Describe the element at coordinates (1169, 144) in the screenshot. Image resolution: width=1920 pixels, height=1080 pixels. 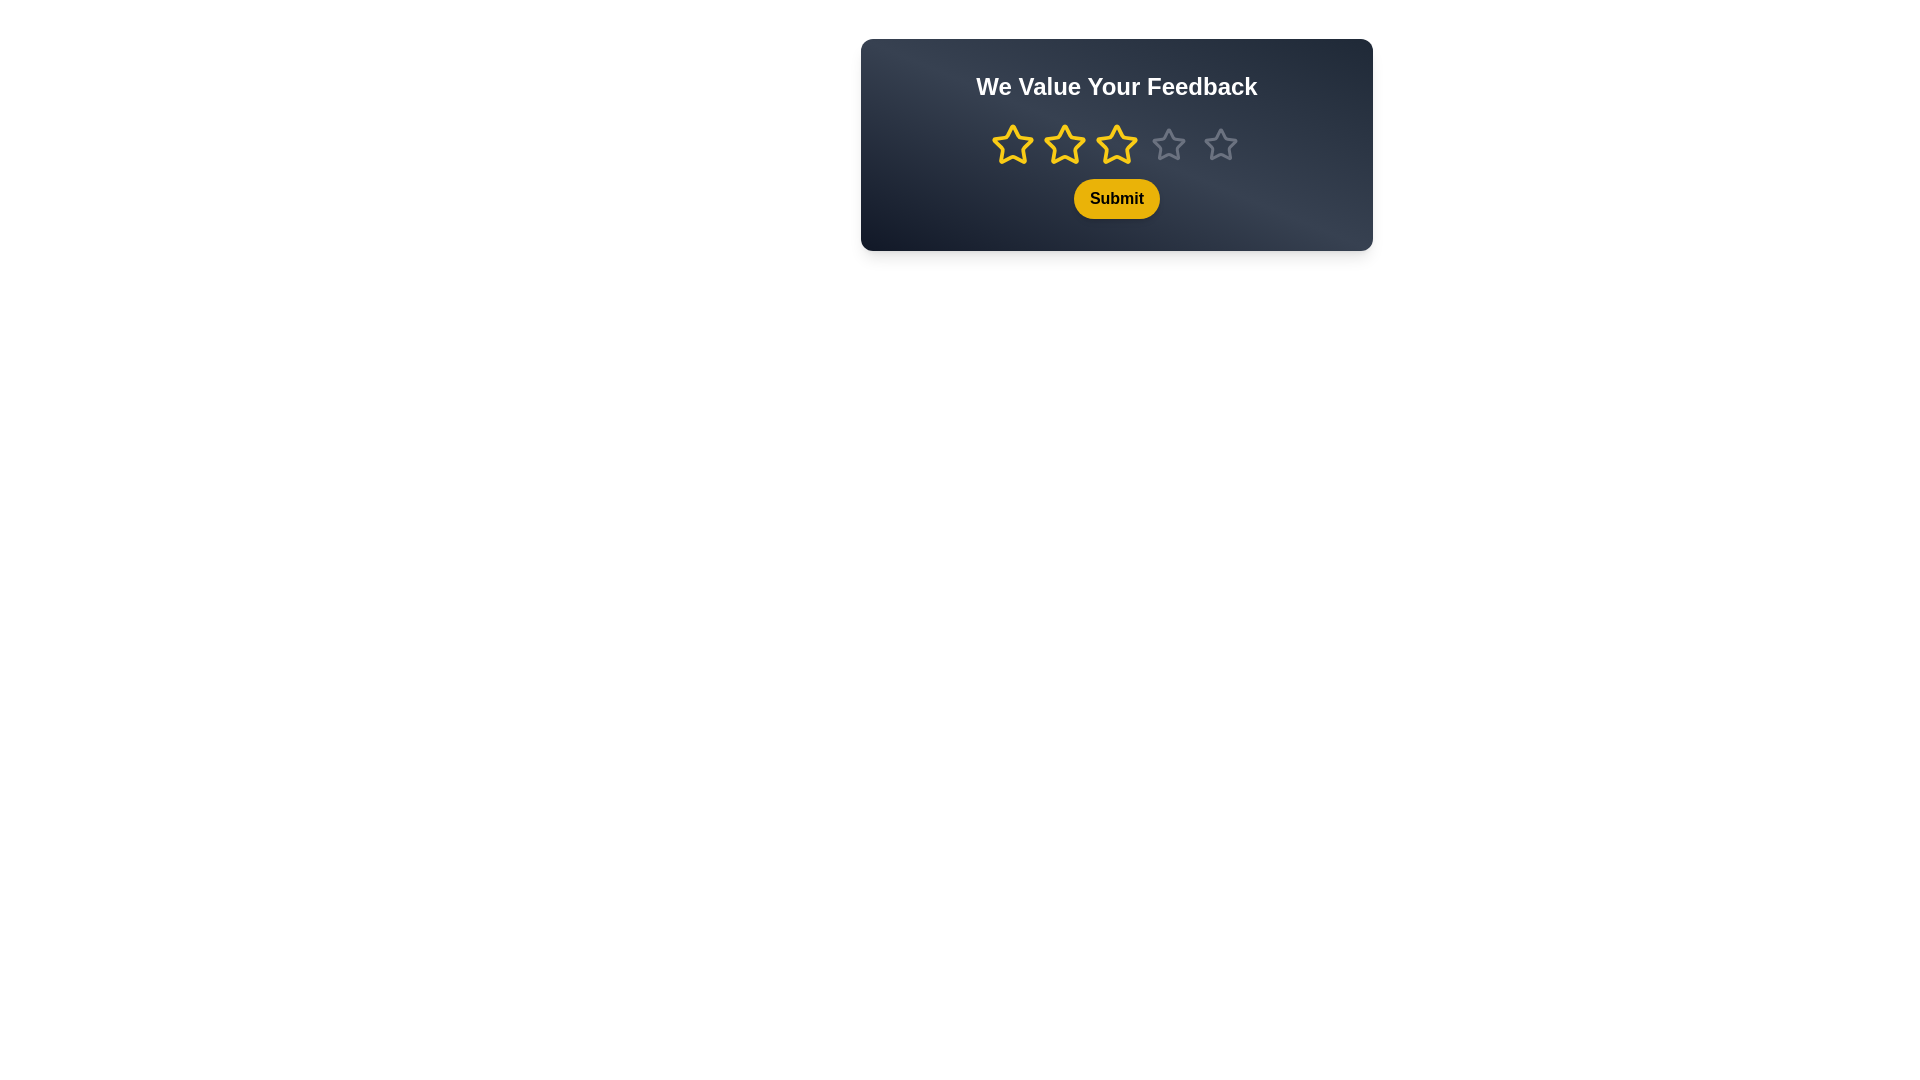
I see `the fourth star-shaped icon in the rating system, which is outlined in gray` at that location.